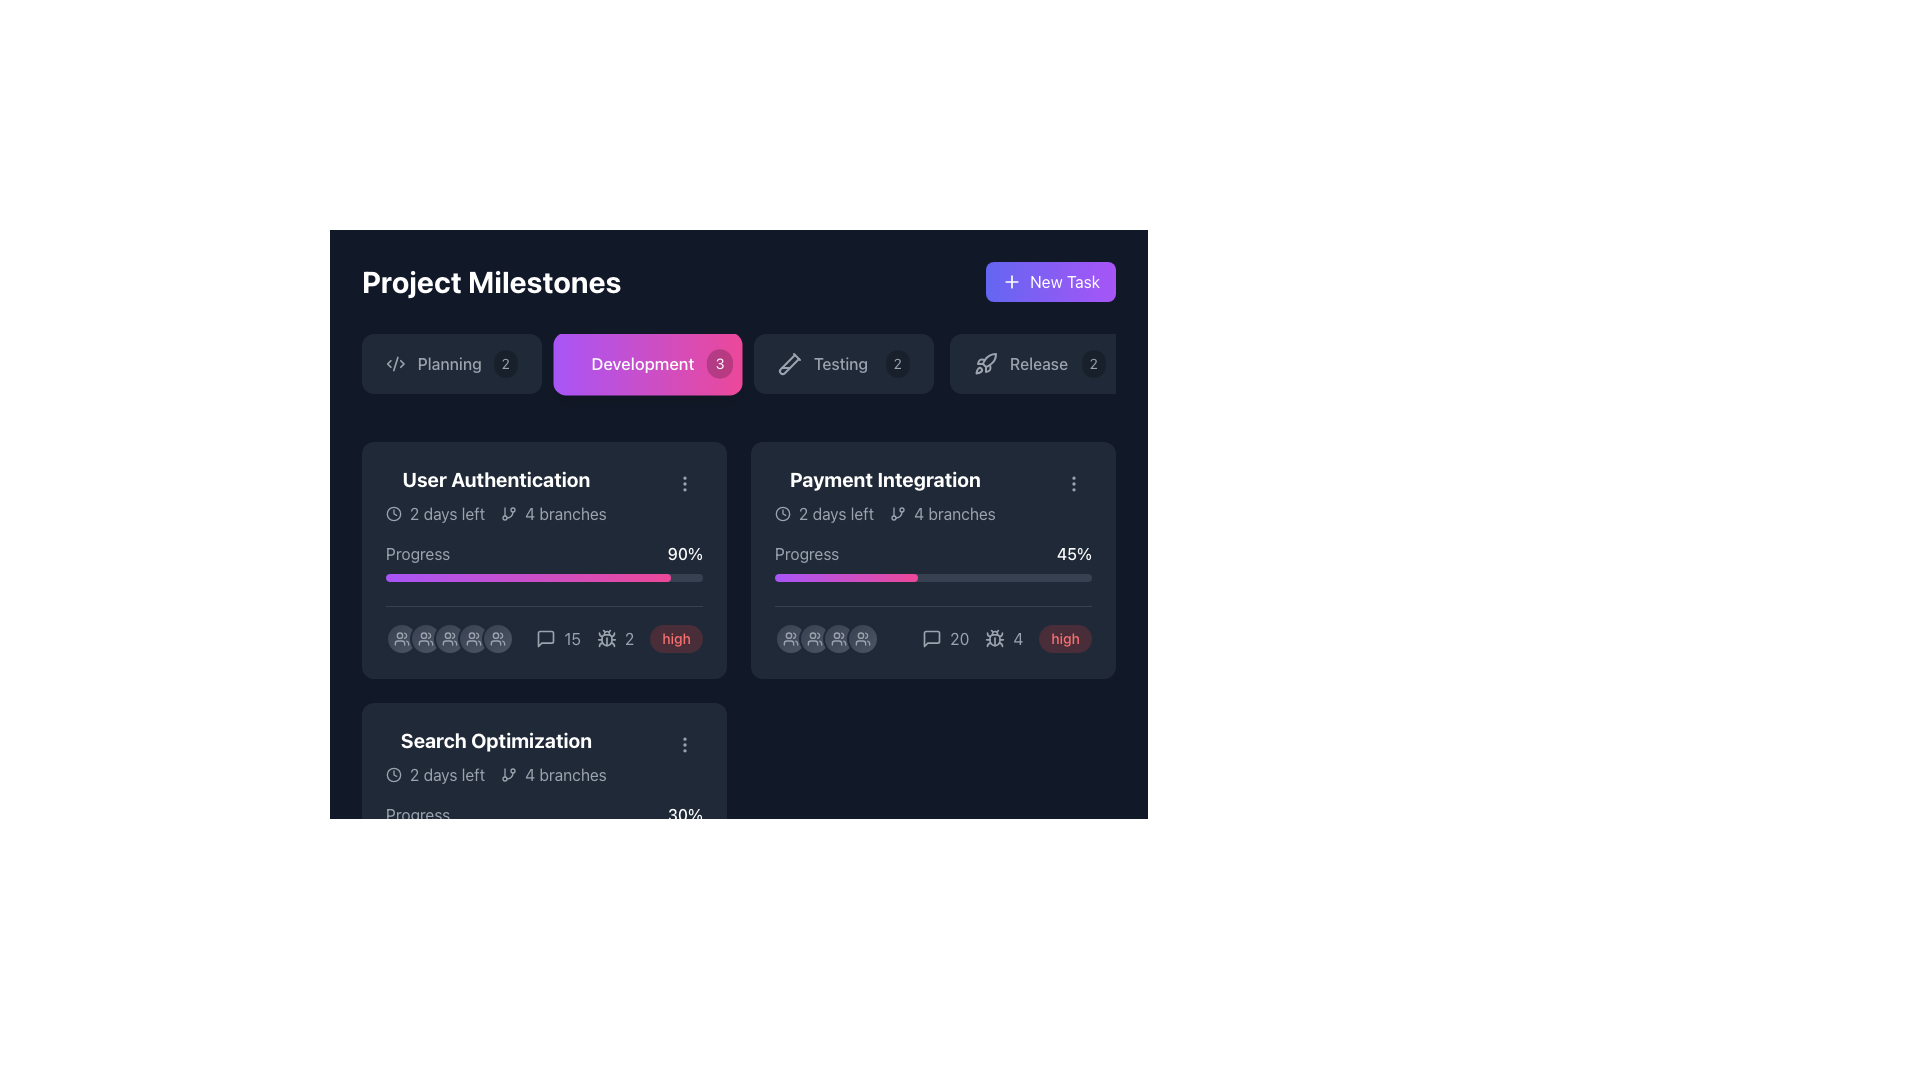  Describe the element at coordinates (553, 512) in the screenshot. I see `information displayed in the text label that reads '4 branches', which is located in the bottom-left portion of the 'User Authentication' card, next to the '2 days left' label` at that location.